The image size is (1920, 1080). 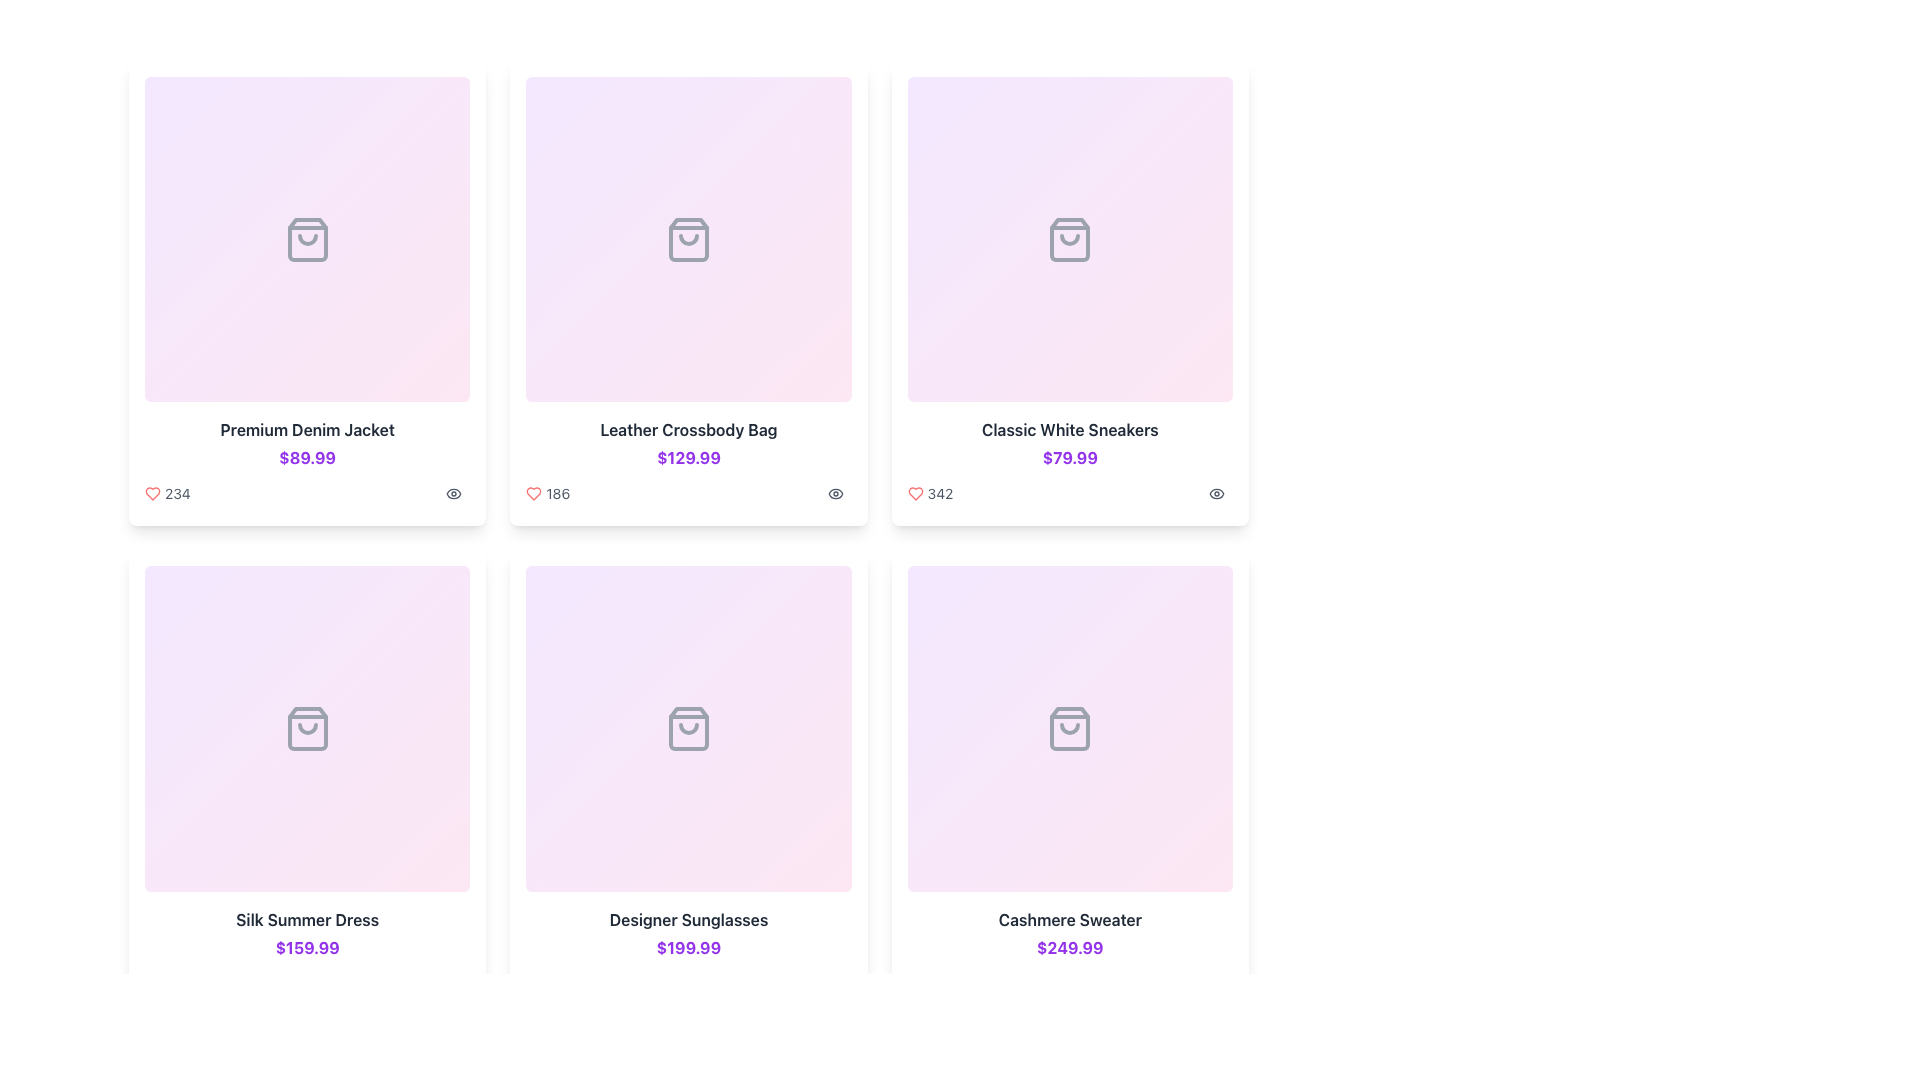 I want to click on the e-commerce shopping bag icon located at the bottom-right of the 'Cashmere Sweater' product card, so click(x=1069, y=729).